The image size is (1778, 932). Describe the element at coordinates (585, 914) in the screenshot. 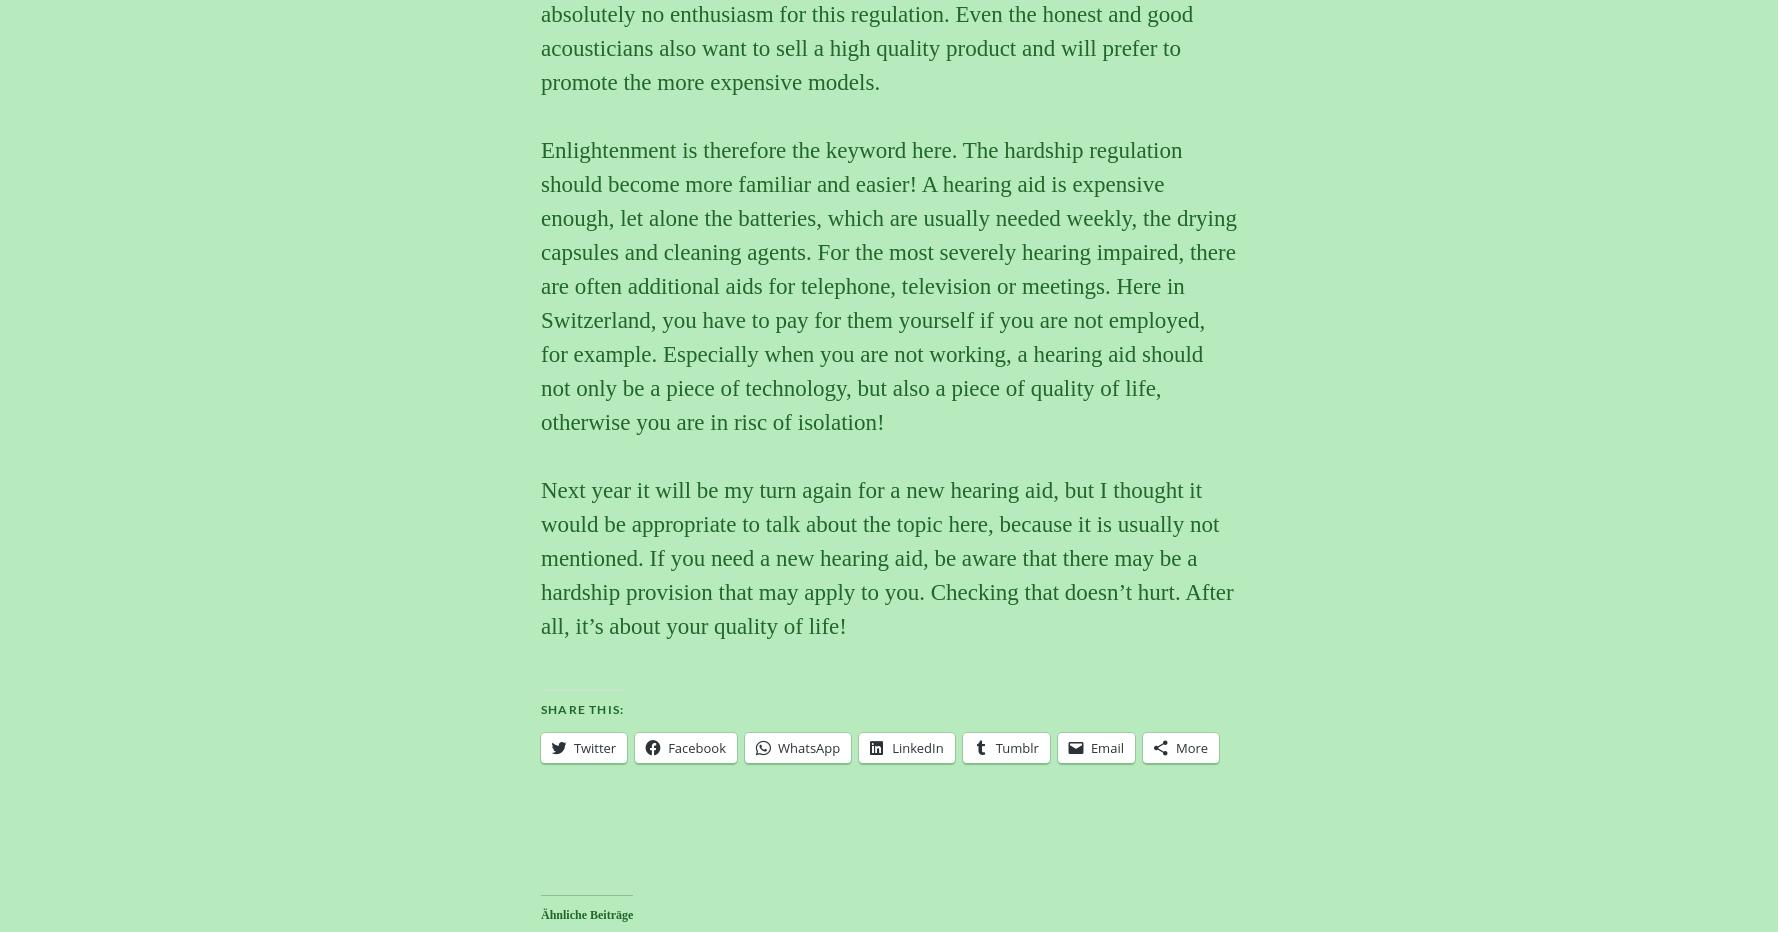

I see `'Ähnliche Beiträge'` at that location.